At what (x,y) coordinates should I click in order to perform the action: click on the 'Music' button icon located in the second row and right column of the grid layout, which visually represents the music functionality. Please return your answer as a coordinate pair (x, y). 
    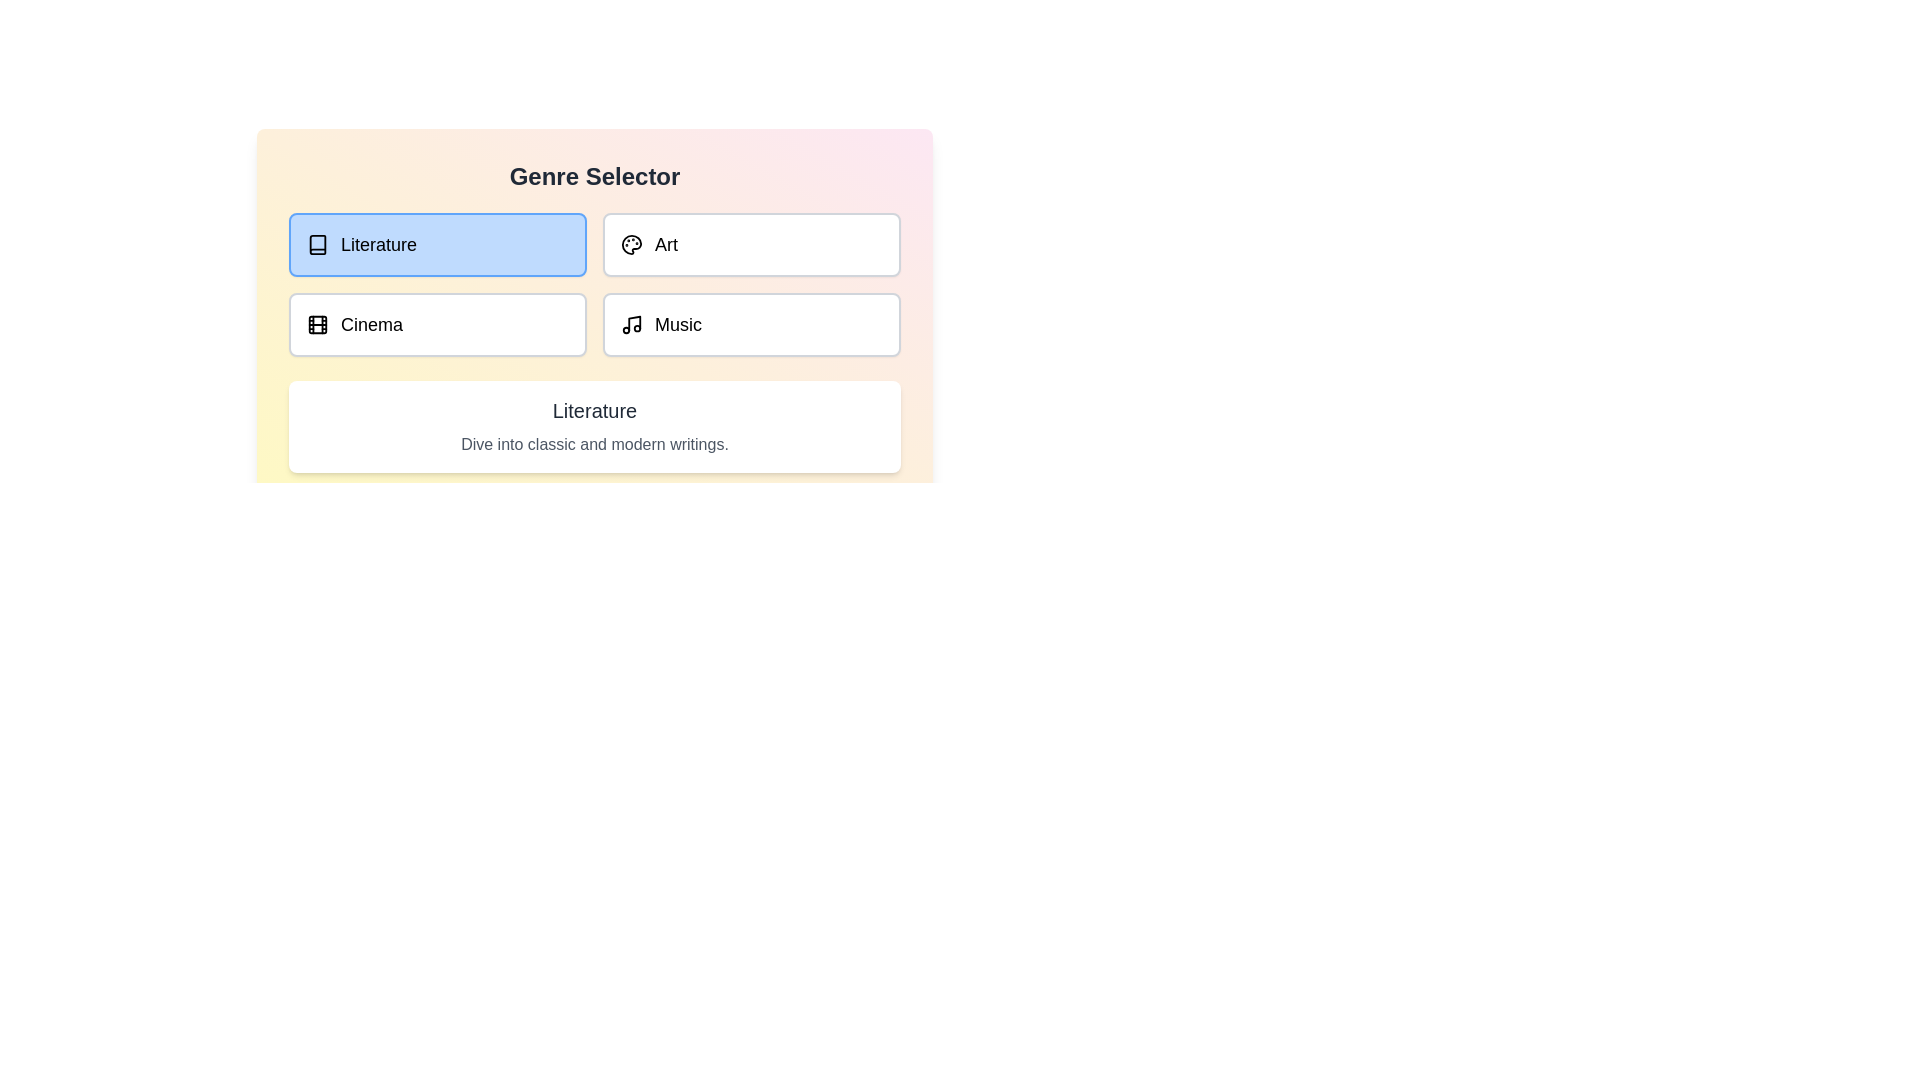
    Looking at the image, I should click on (631, 323).